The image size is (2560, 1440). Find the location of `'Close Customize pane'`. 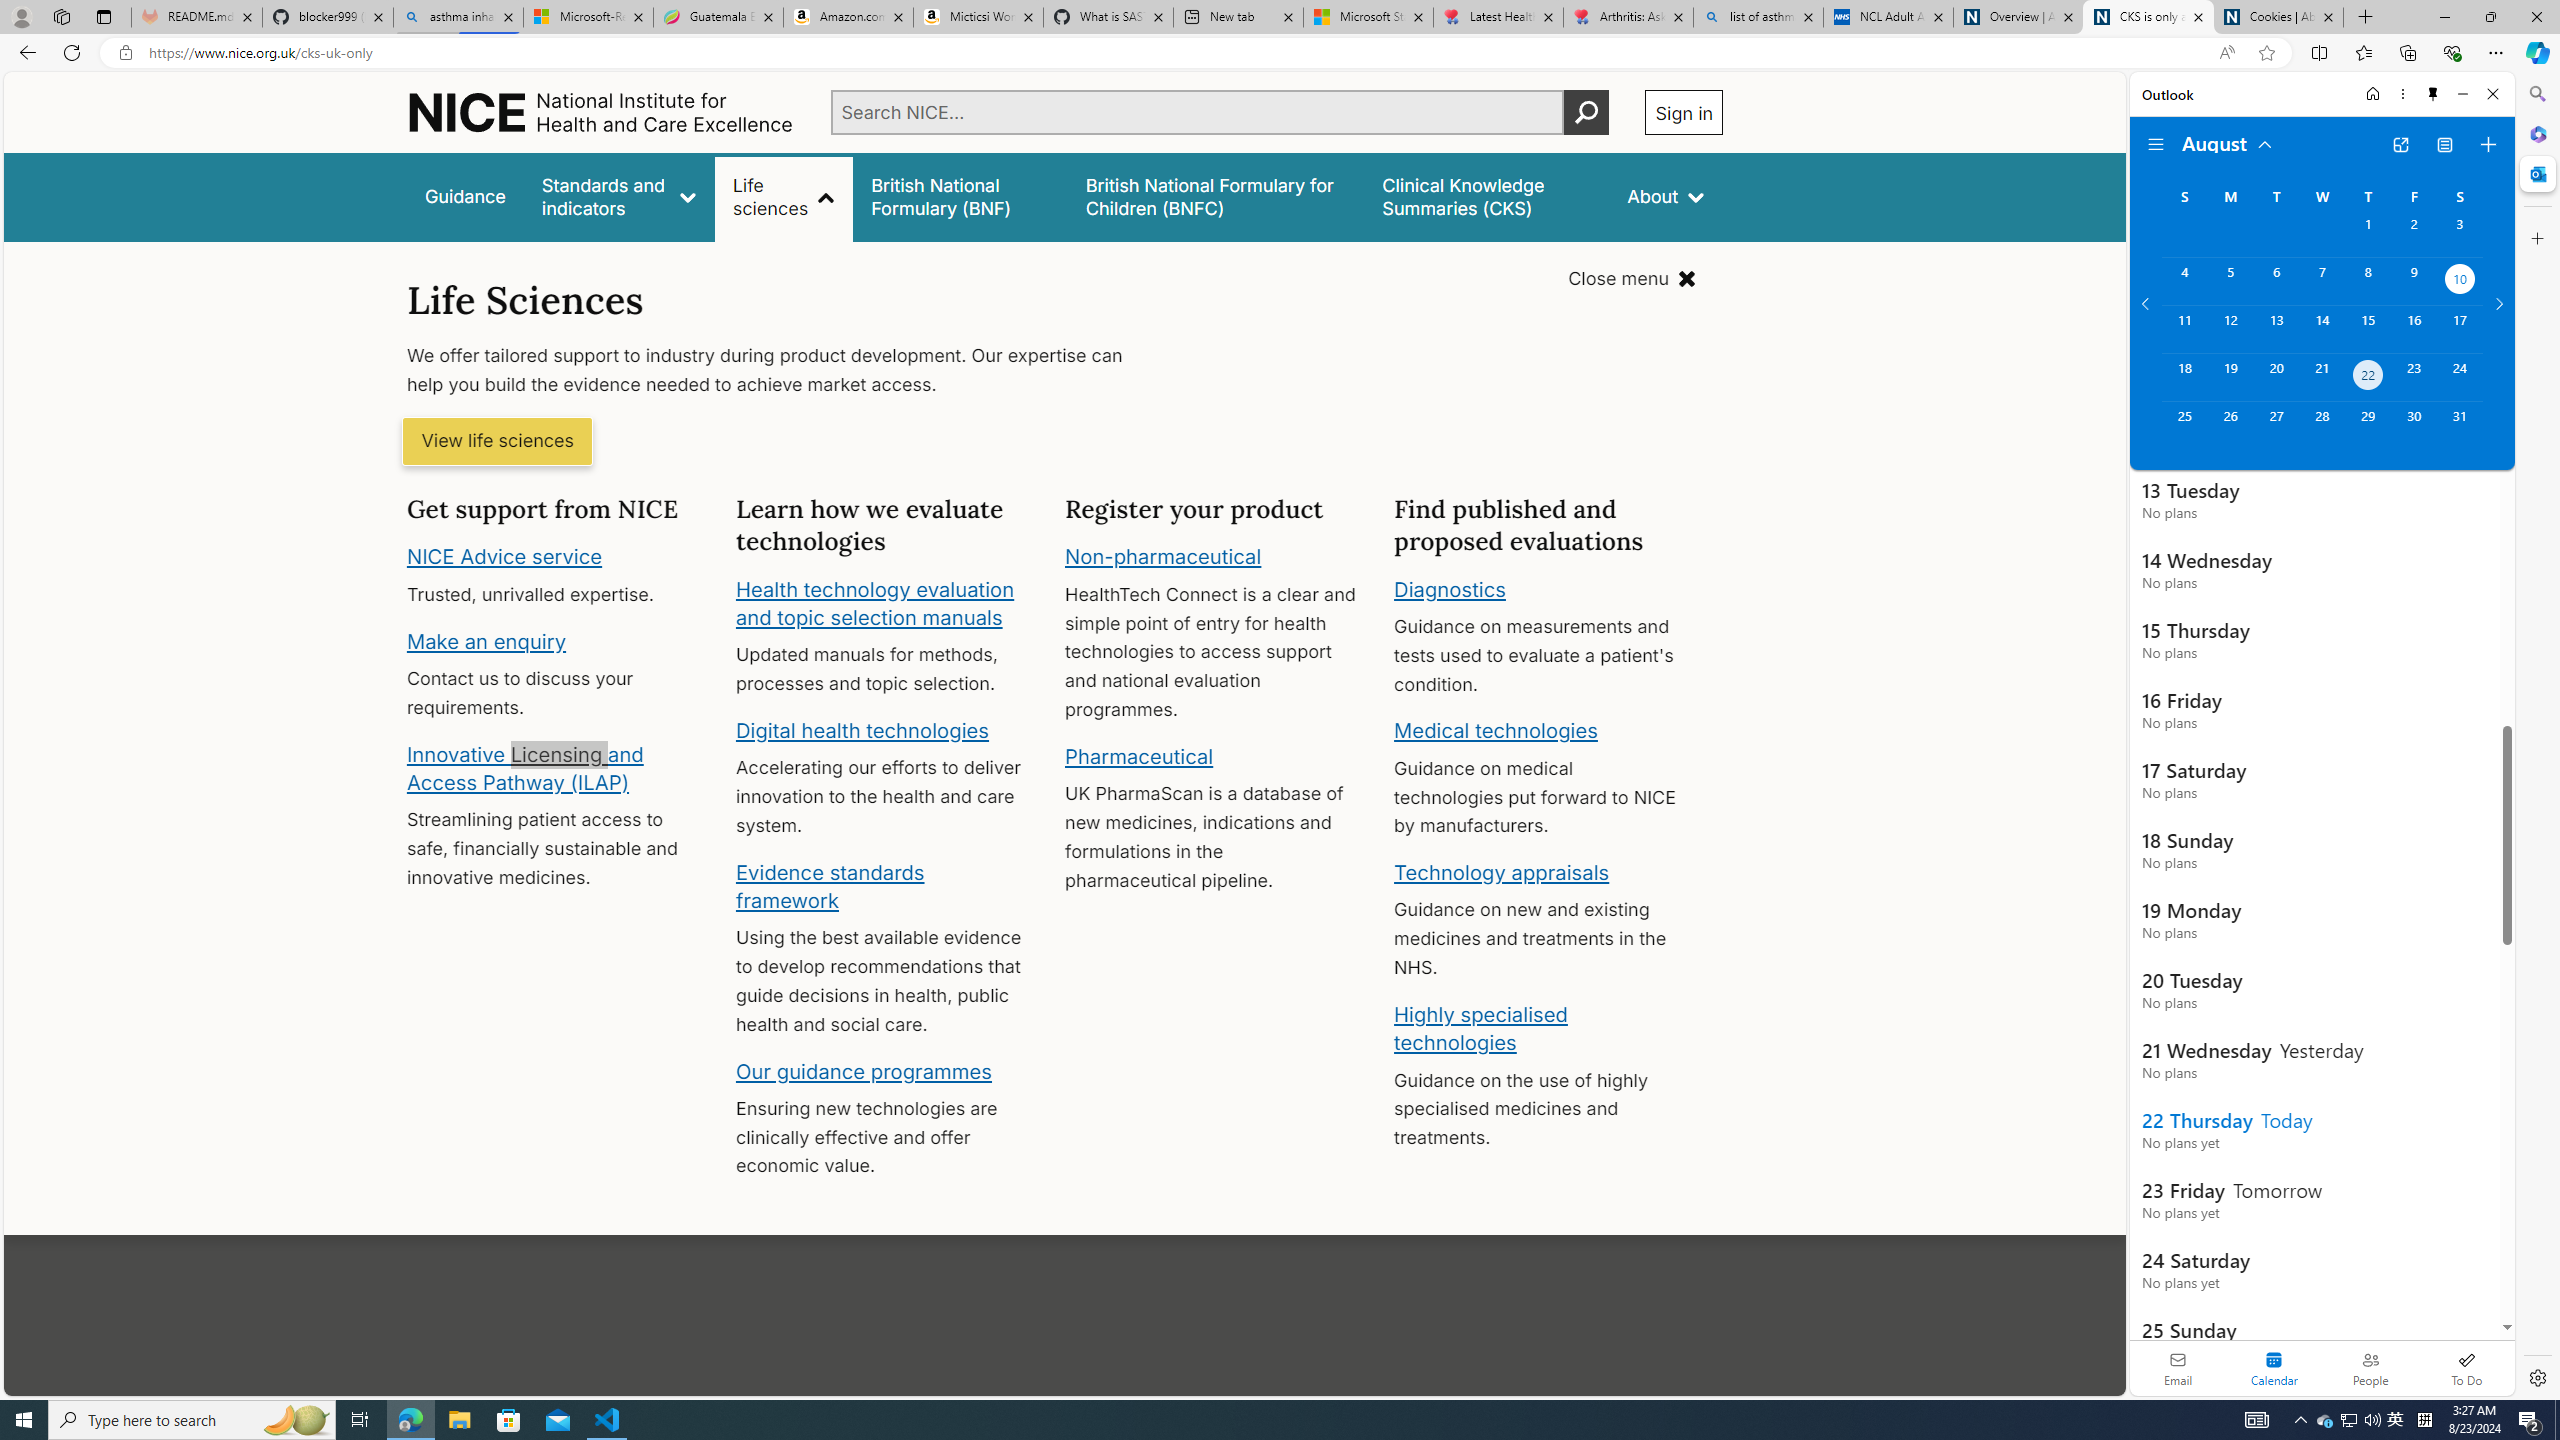

'Close Customize pane' is located at coordinates (2535, 237).